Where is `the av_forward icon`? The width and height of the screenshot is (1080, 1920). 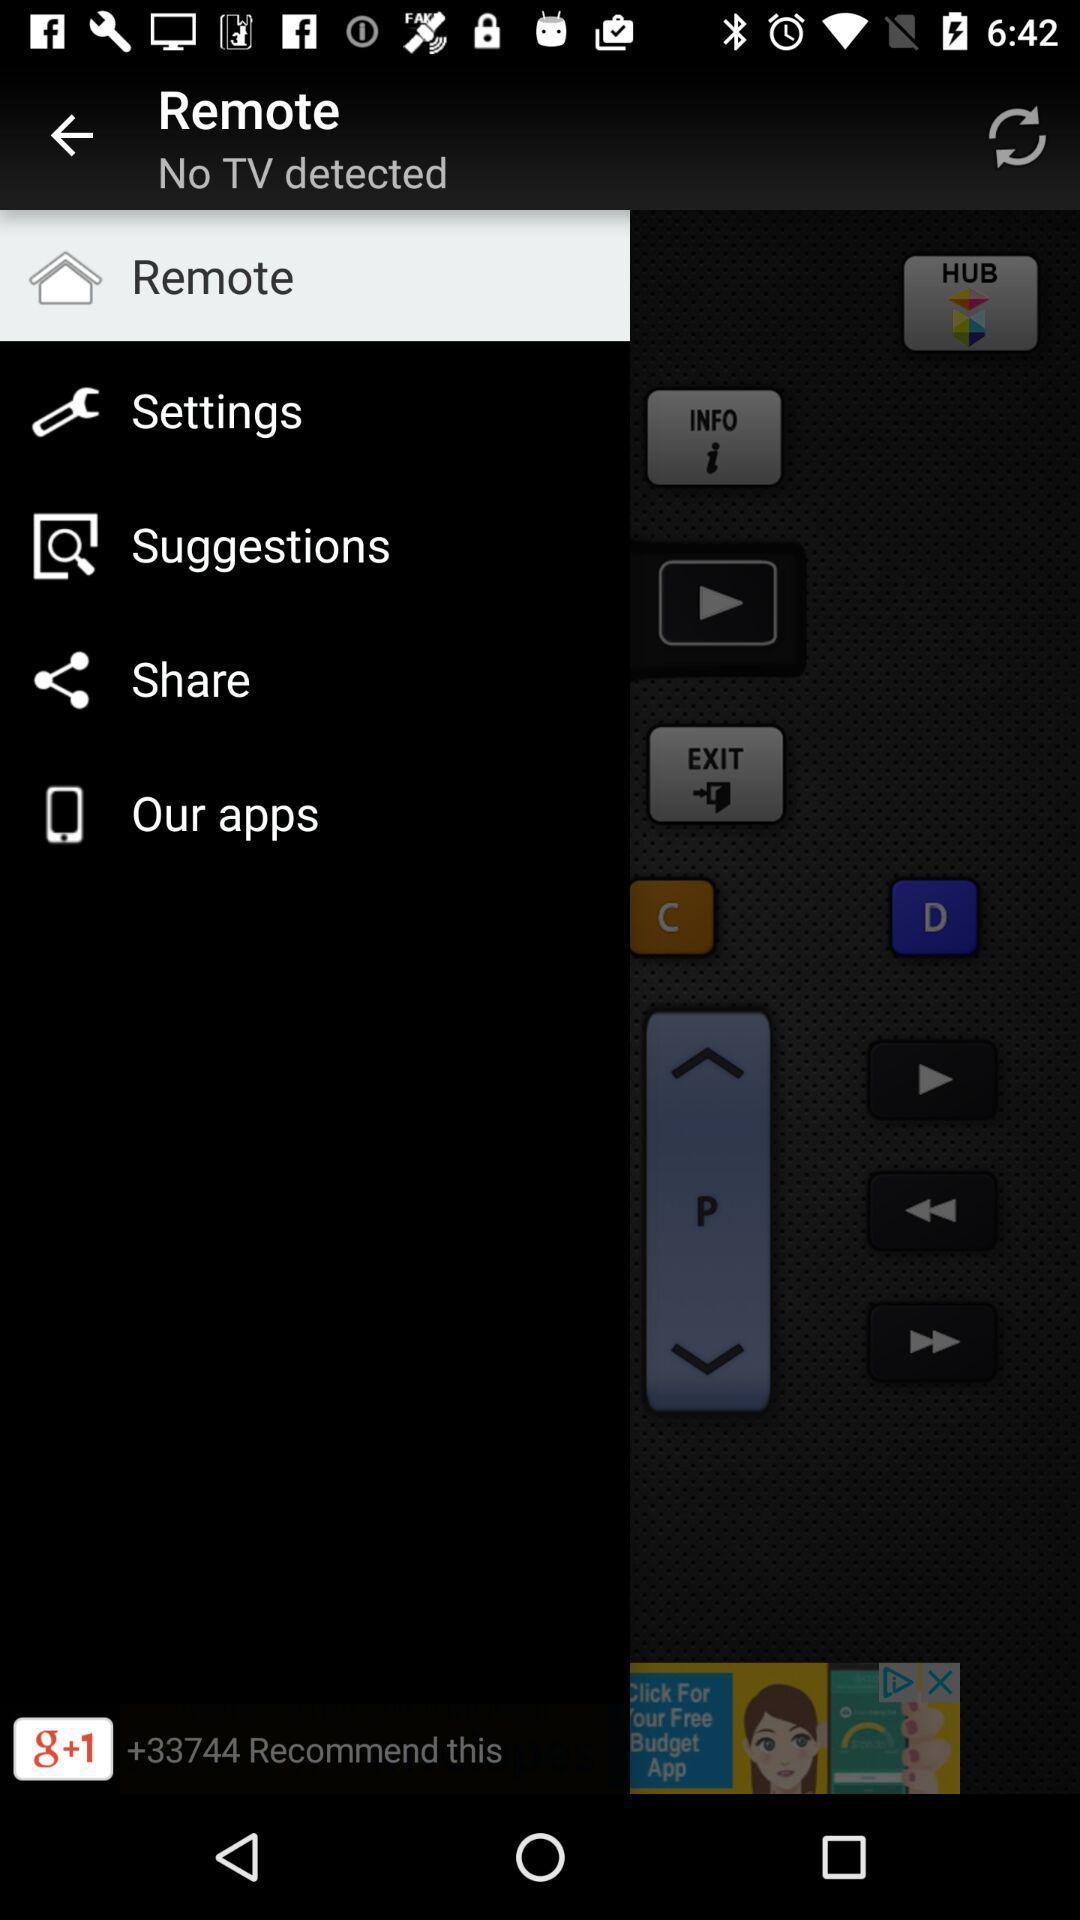
the av_forward icon is located at coordinates (933, 1342).